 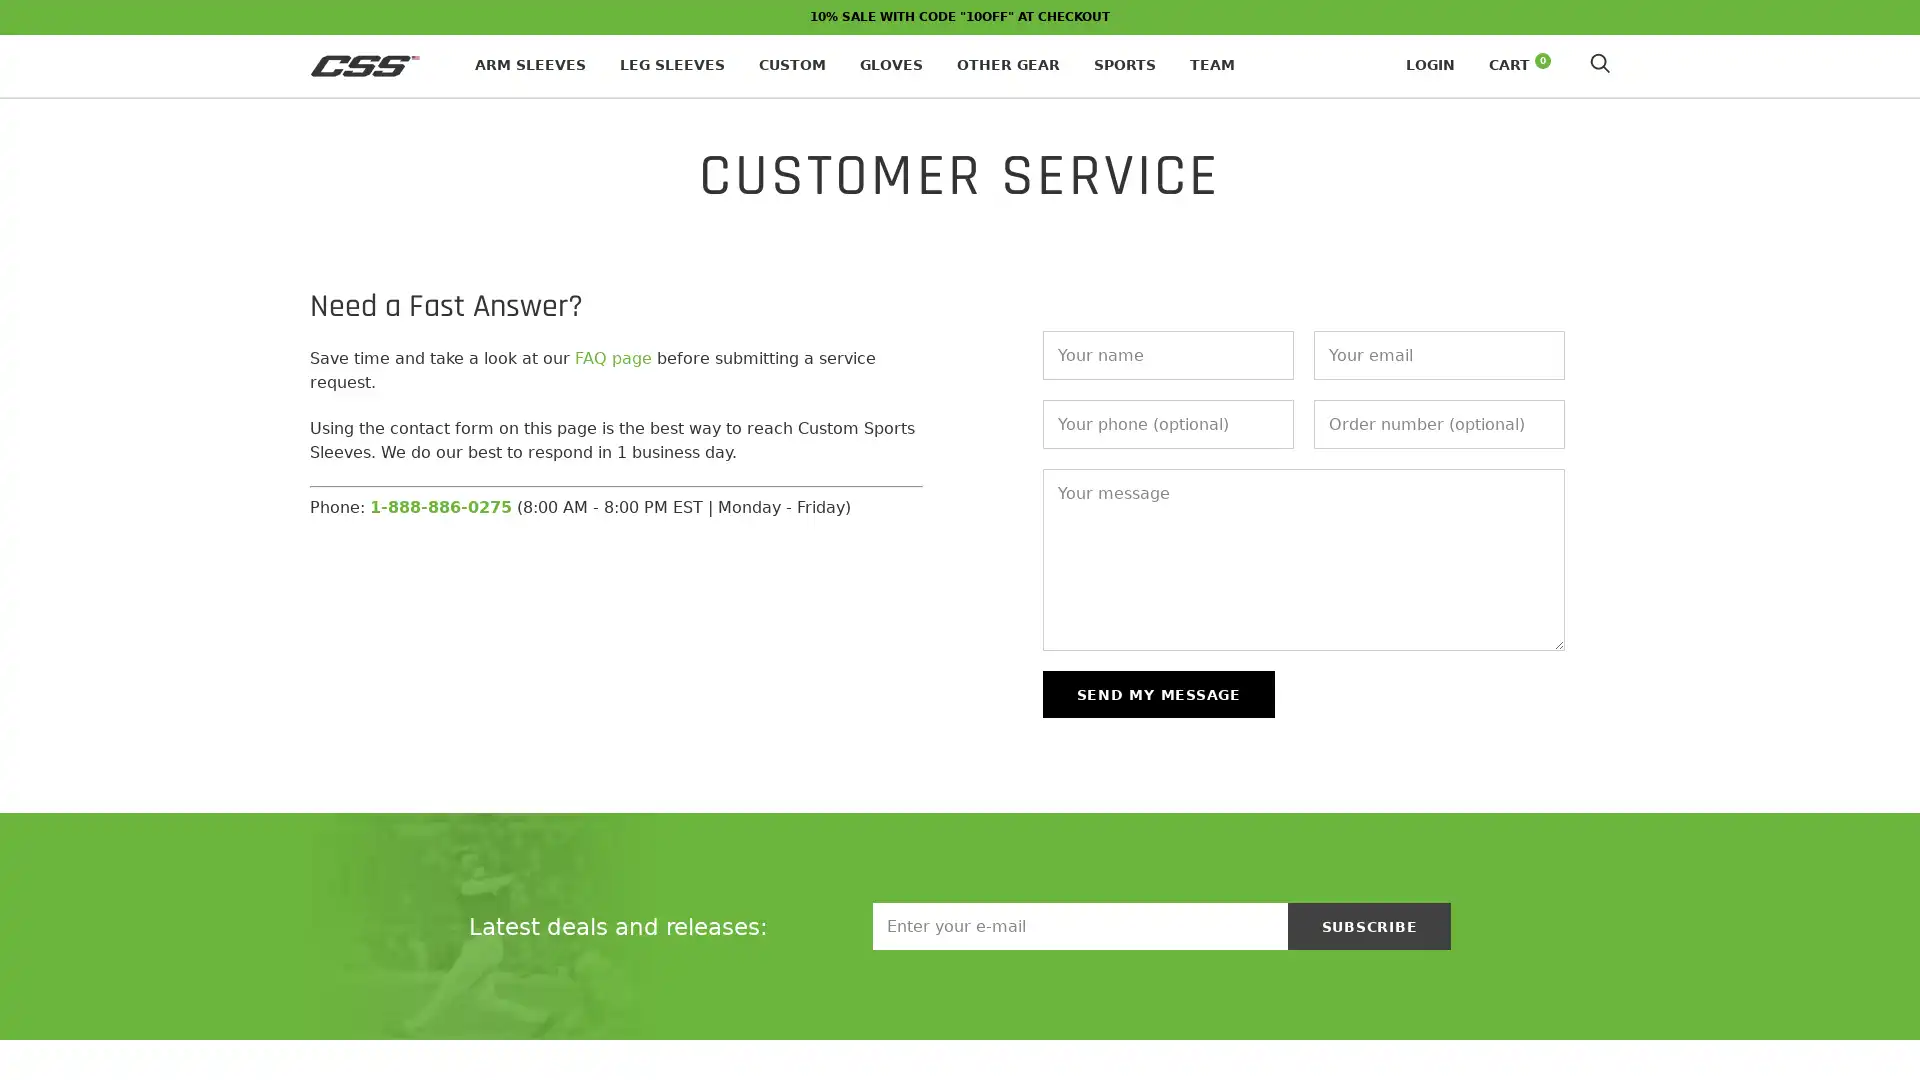 I want to click on Send my message, so click(x=1157, y=693).